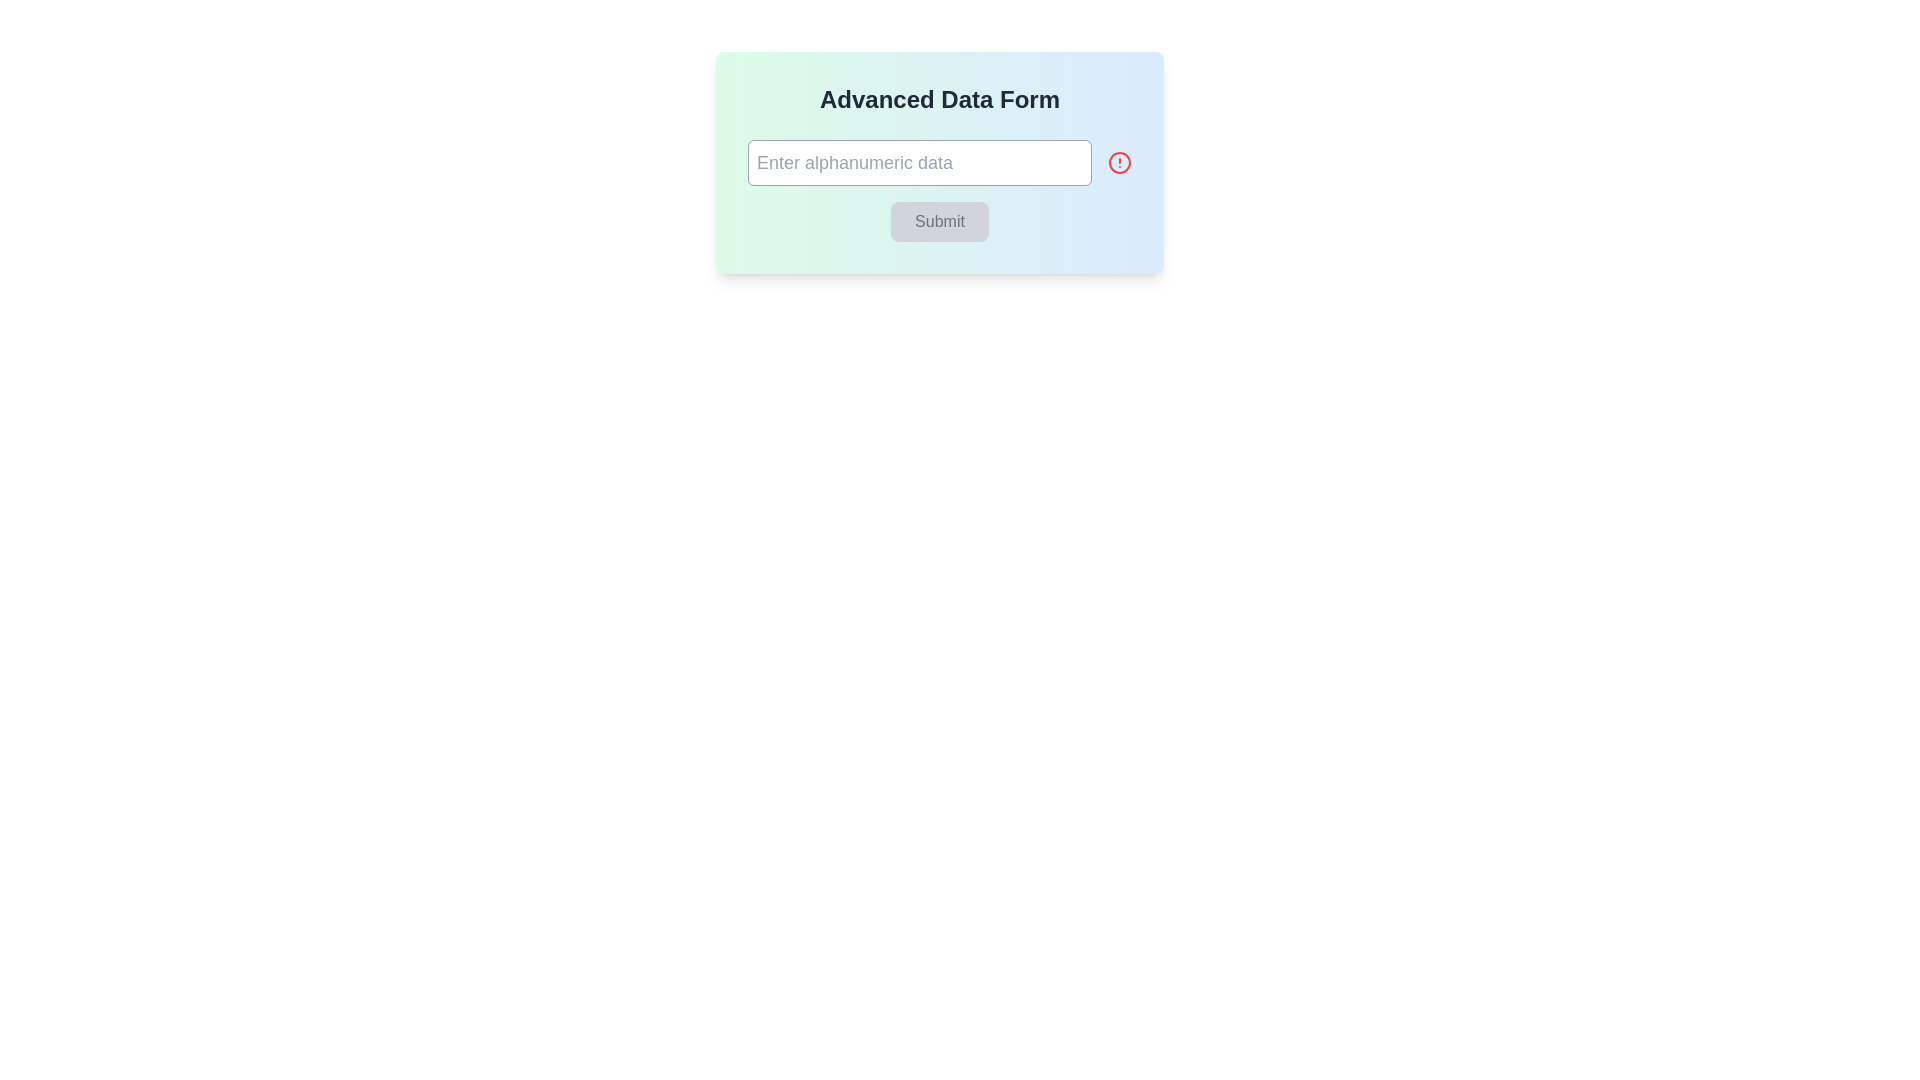 The image size is (1920, 1080). What do you see at coordinates (939, 191) in the screenshot?
I see `the 'Submit' button located at the bottom of the 'Advanced Data Form', which has a gray background and is directly underneath the input field labeled 'Enter alphanumeric data'` at bounding box center [939, 191].